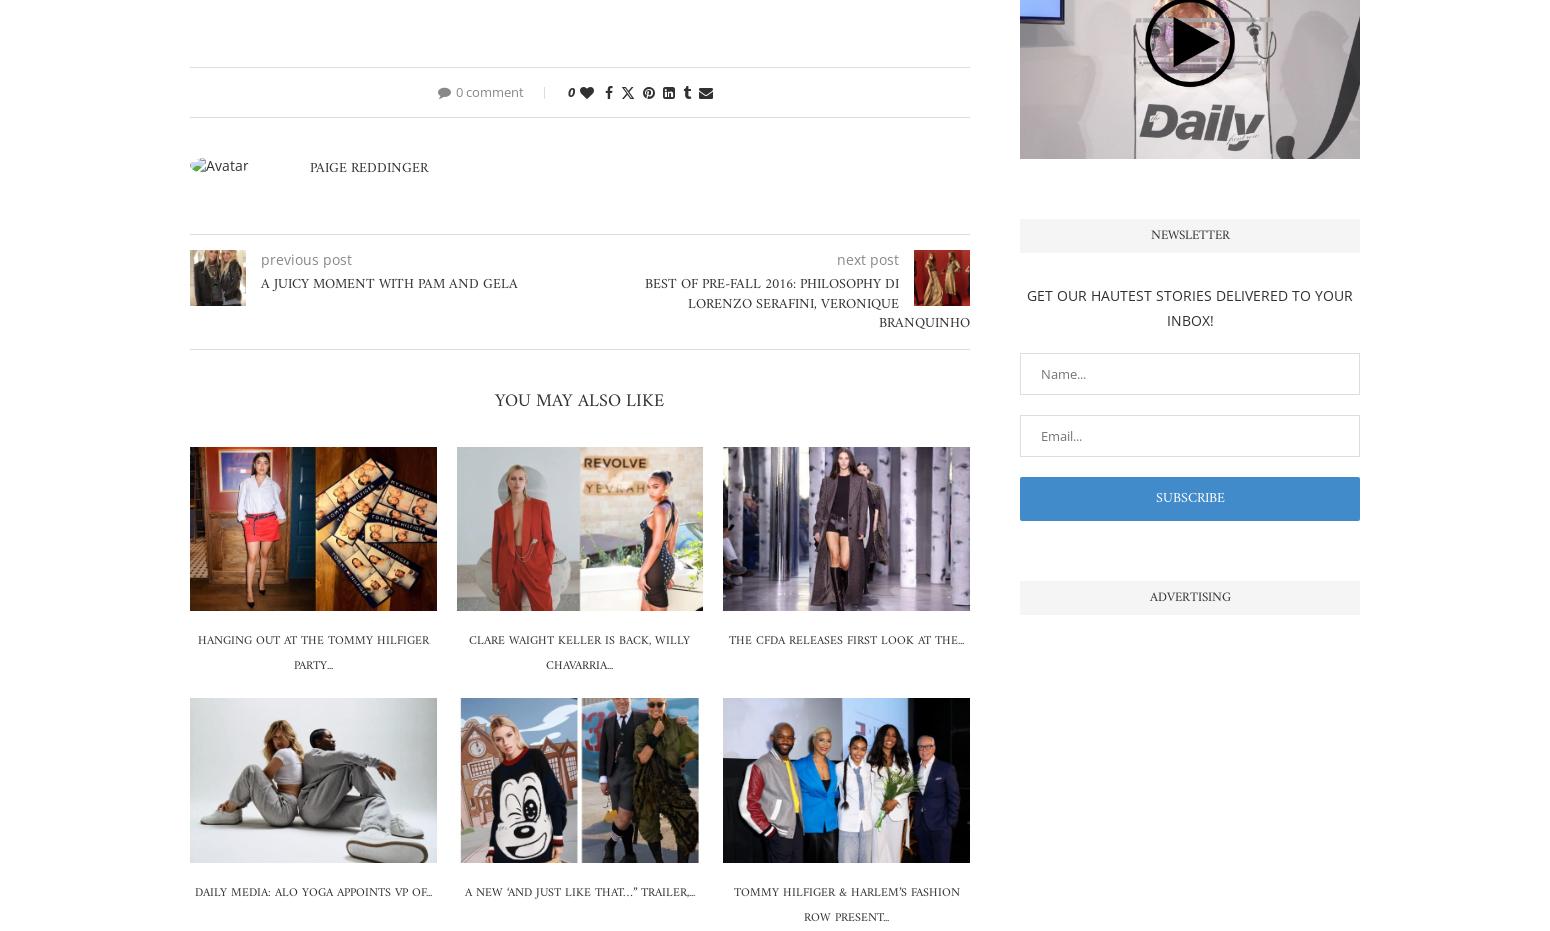 This screenshot has height=931, width=1550. Describe the element at coordinates (368, 167) in the screenshot. I see `'Paige Reddinger'` at that location.